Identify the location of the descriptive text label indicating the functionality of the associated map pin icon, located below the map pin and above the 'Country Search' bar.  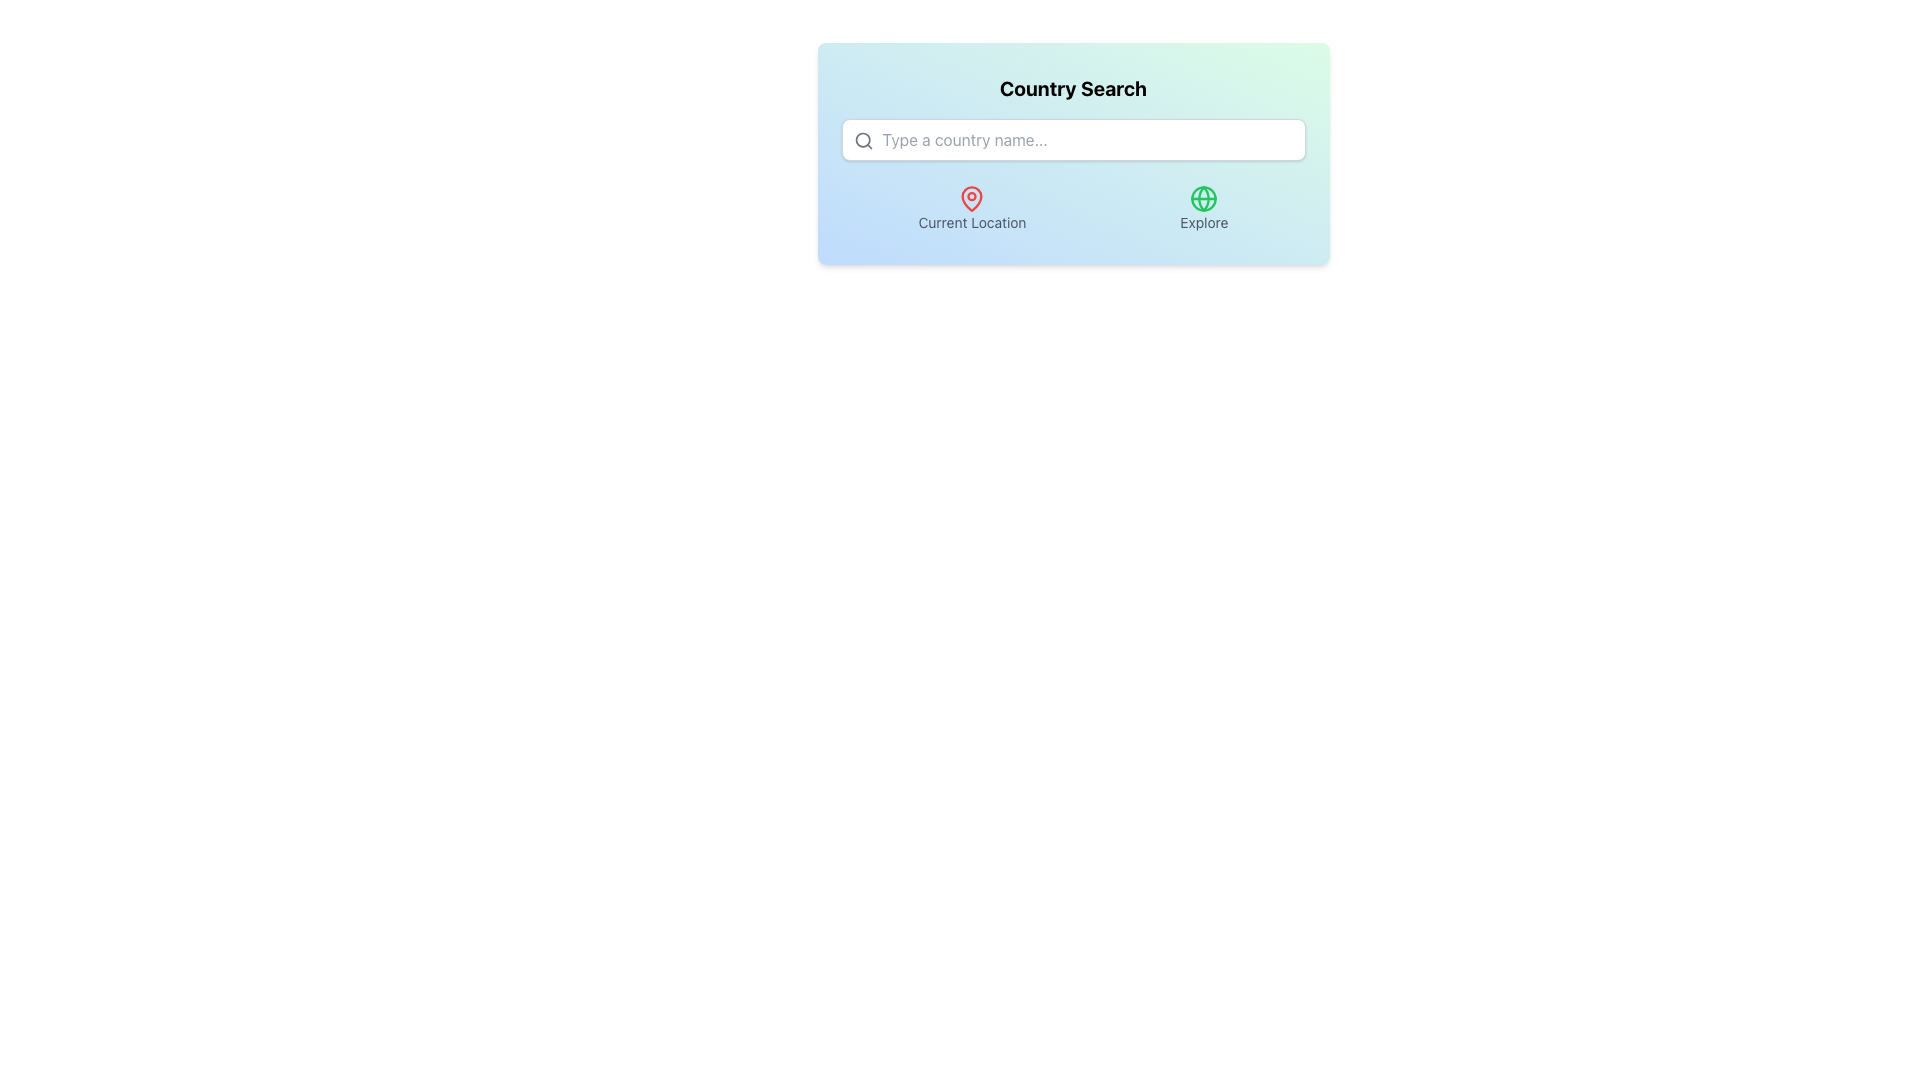
(972, 223).